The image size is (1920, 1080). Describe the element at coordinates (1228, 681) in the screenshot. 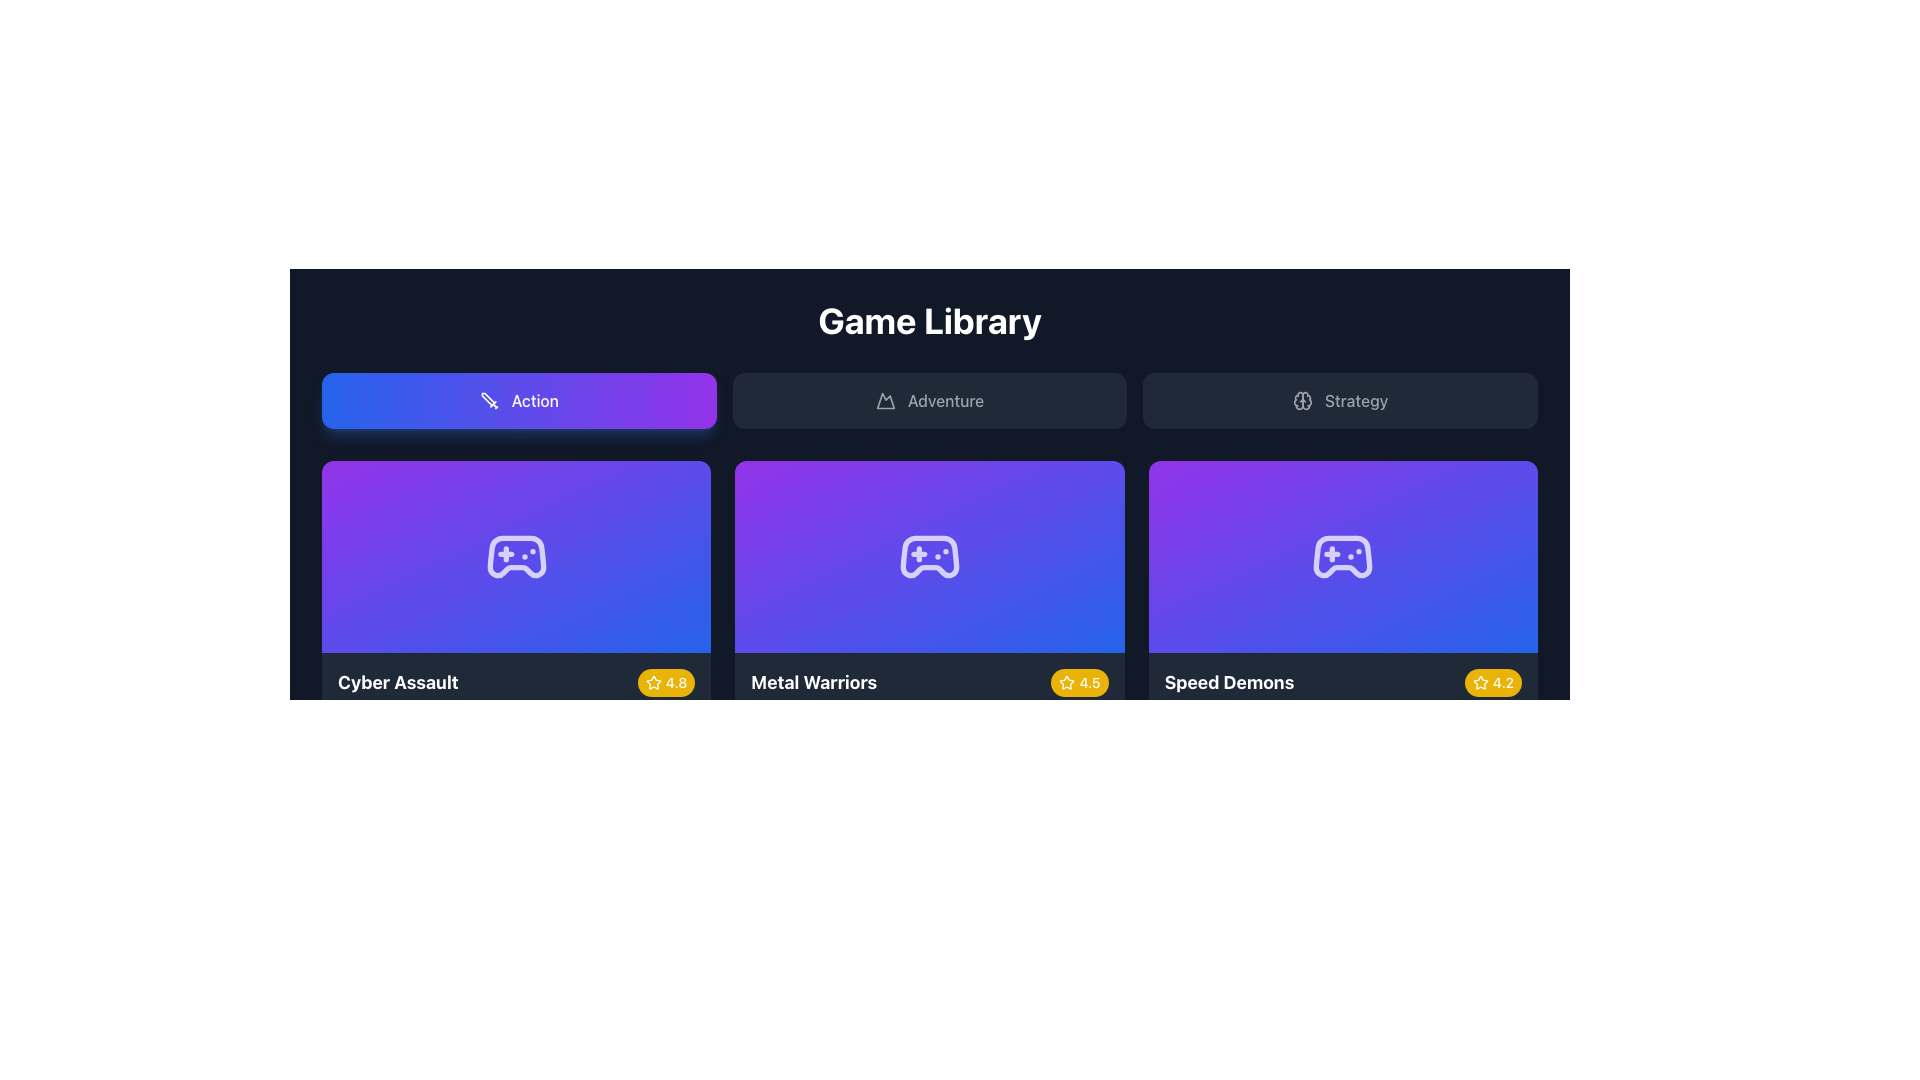

I see `the static text label that reads 'Speed Demons', styled in bold white font, located at the bottom of the third card in a horizontal list of three cards` at that location.